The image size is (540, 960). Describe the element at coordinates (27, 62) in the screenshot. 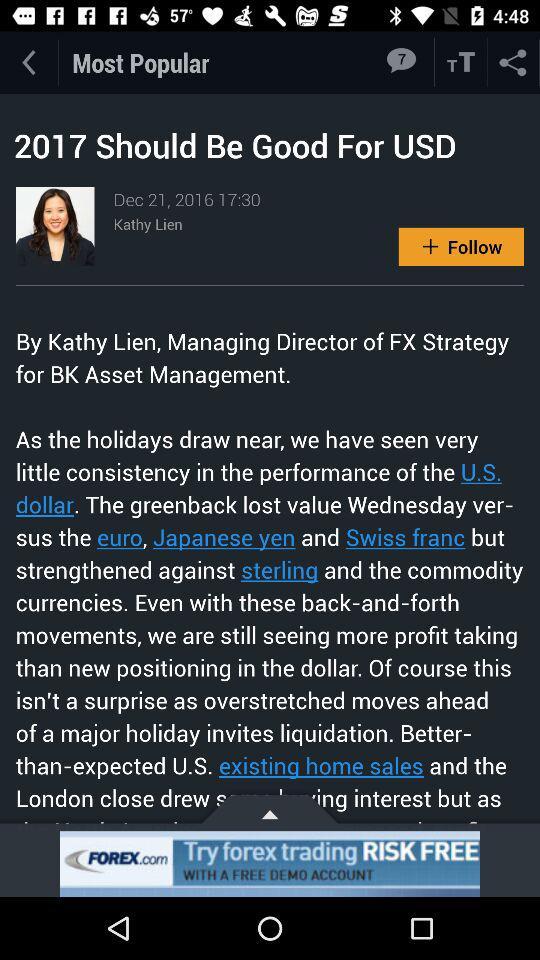

I see `return to homepage` at that location.